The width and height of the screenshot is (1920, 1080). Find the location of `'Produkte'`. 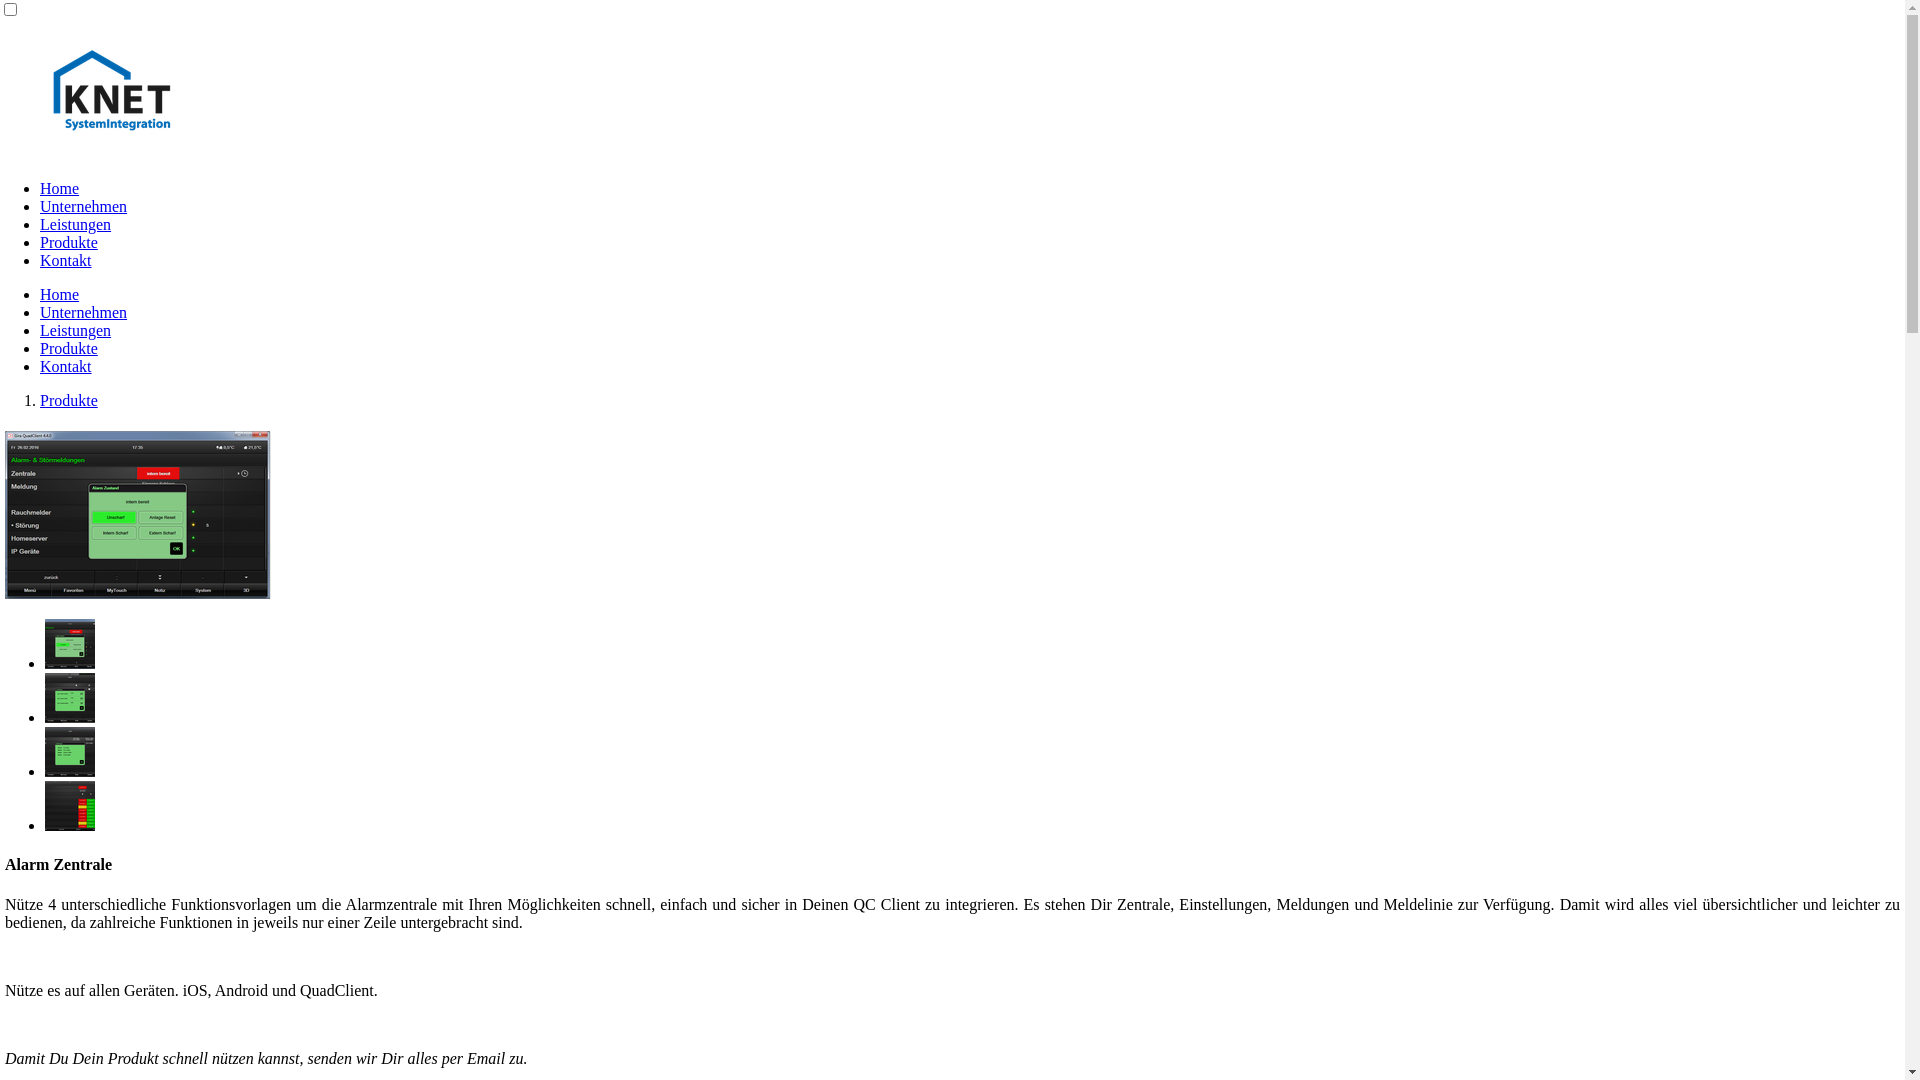

'Produkte' is located at coordinates (39, 241).